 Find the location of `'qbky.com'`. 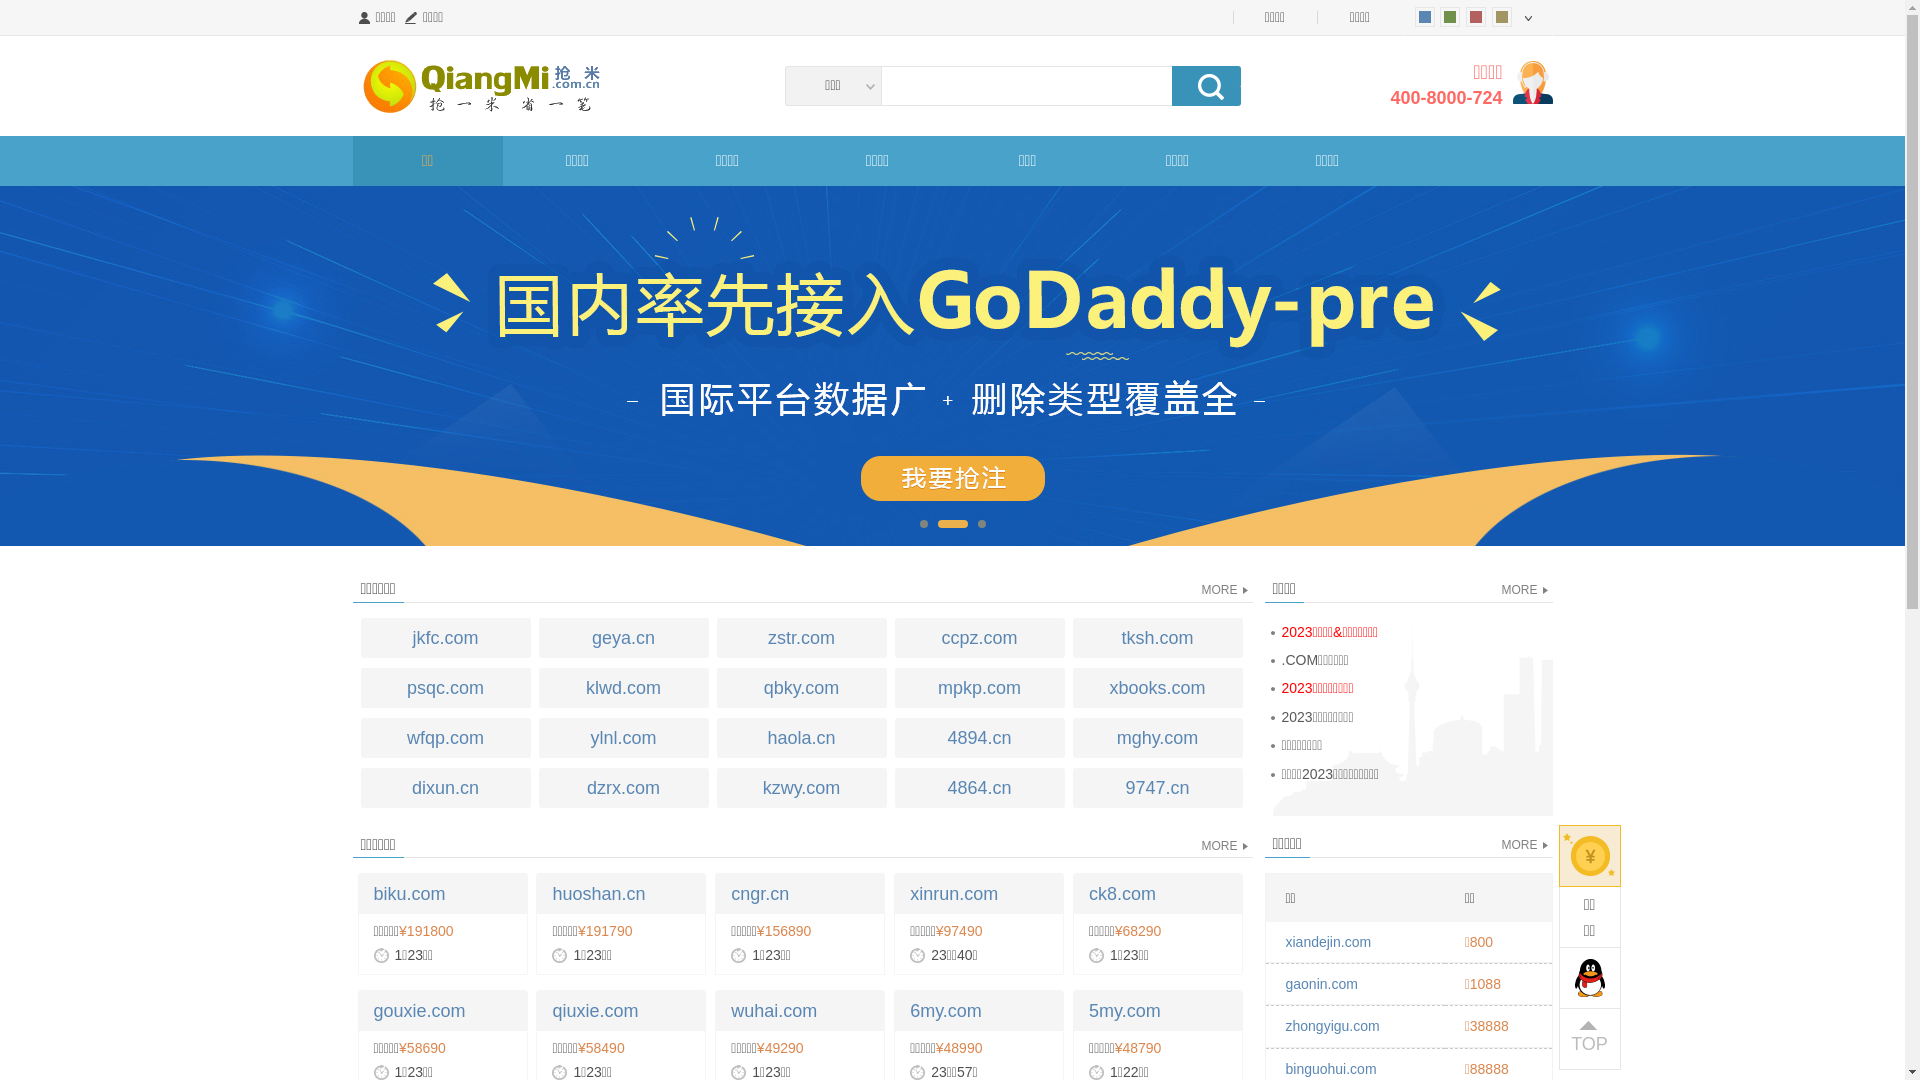

'qbky.com' is located at coordinates (715, 686).